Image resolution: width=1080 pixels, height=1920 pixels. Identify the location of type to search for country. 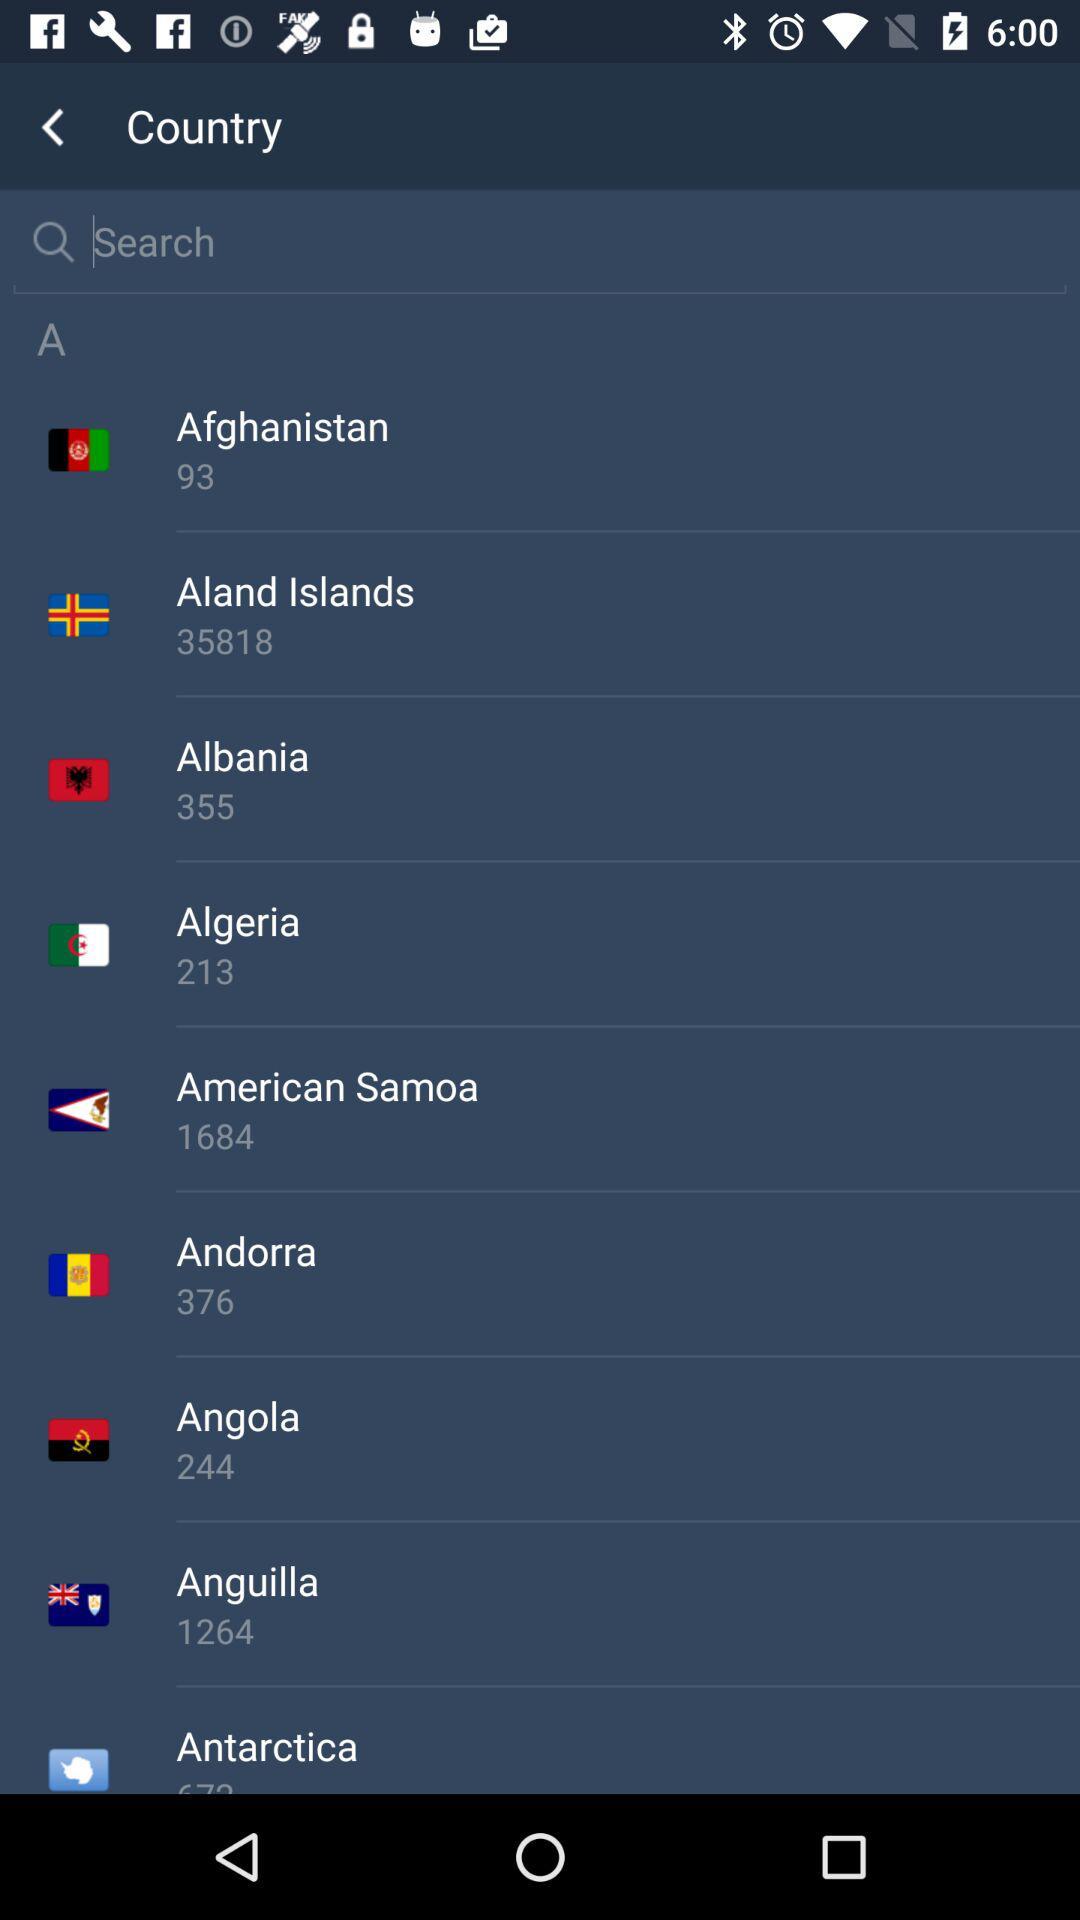
(566, 240).